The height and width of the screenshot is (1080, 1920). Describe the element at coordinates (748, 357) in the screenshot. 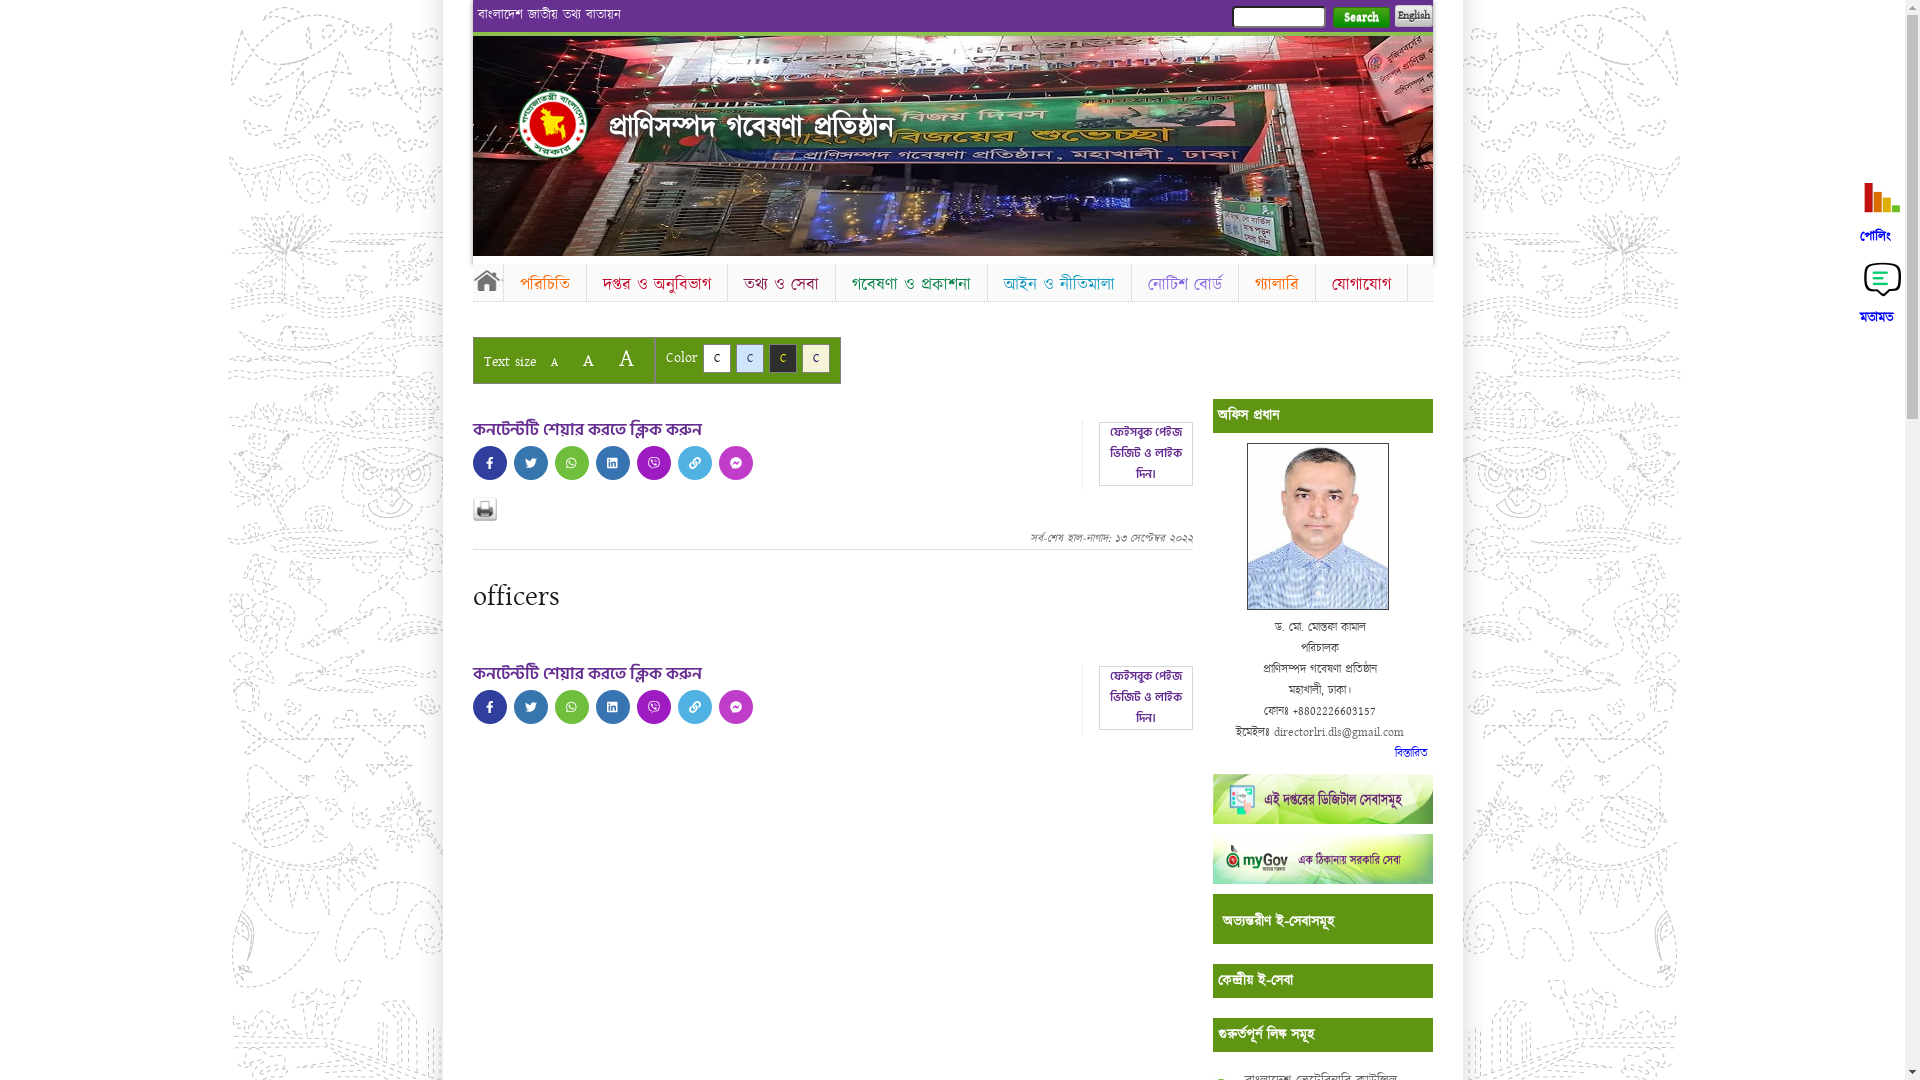

I see `'C'` at that location.